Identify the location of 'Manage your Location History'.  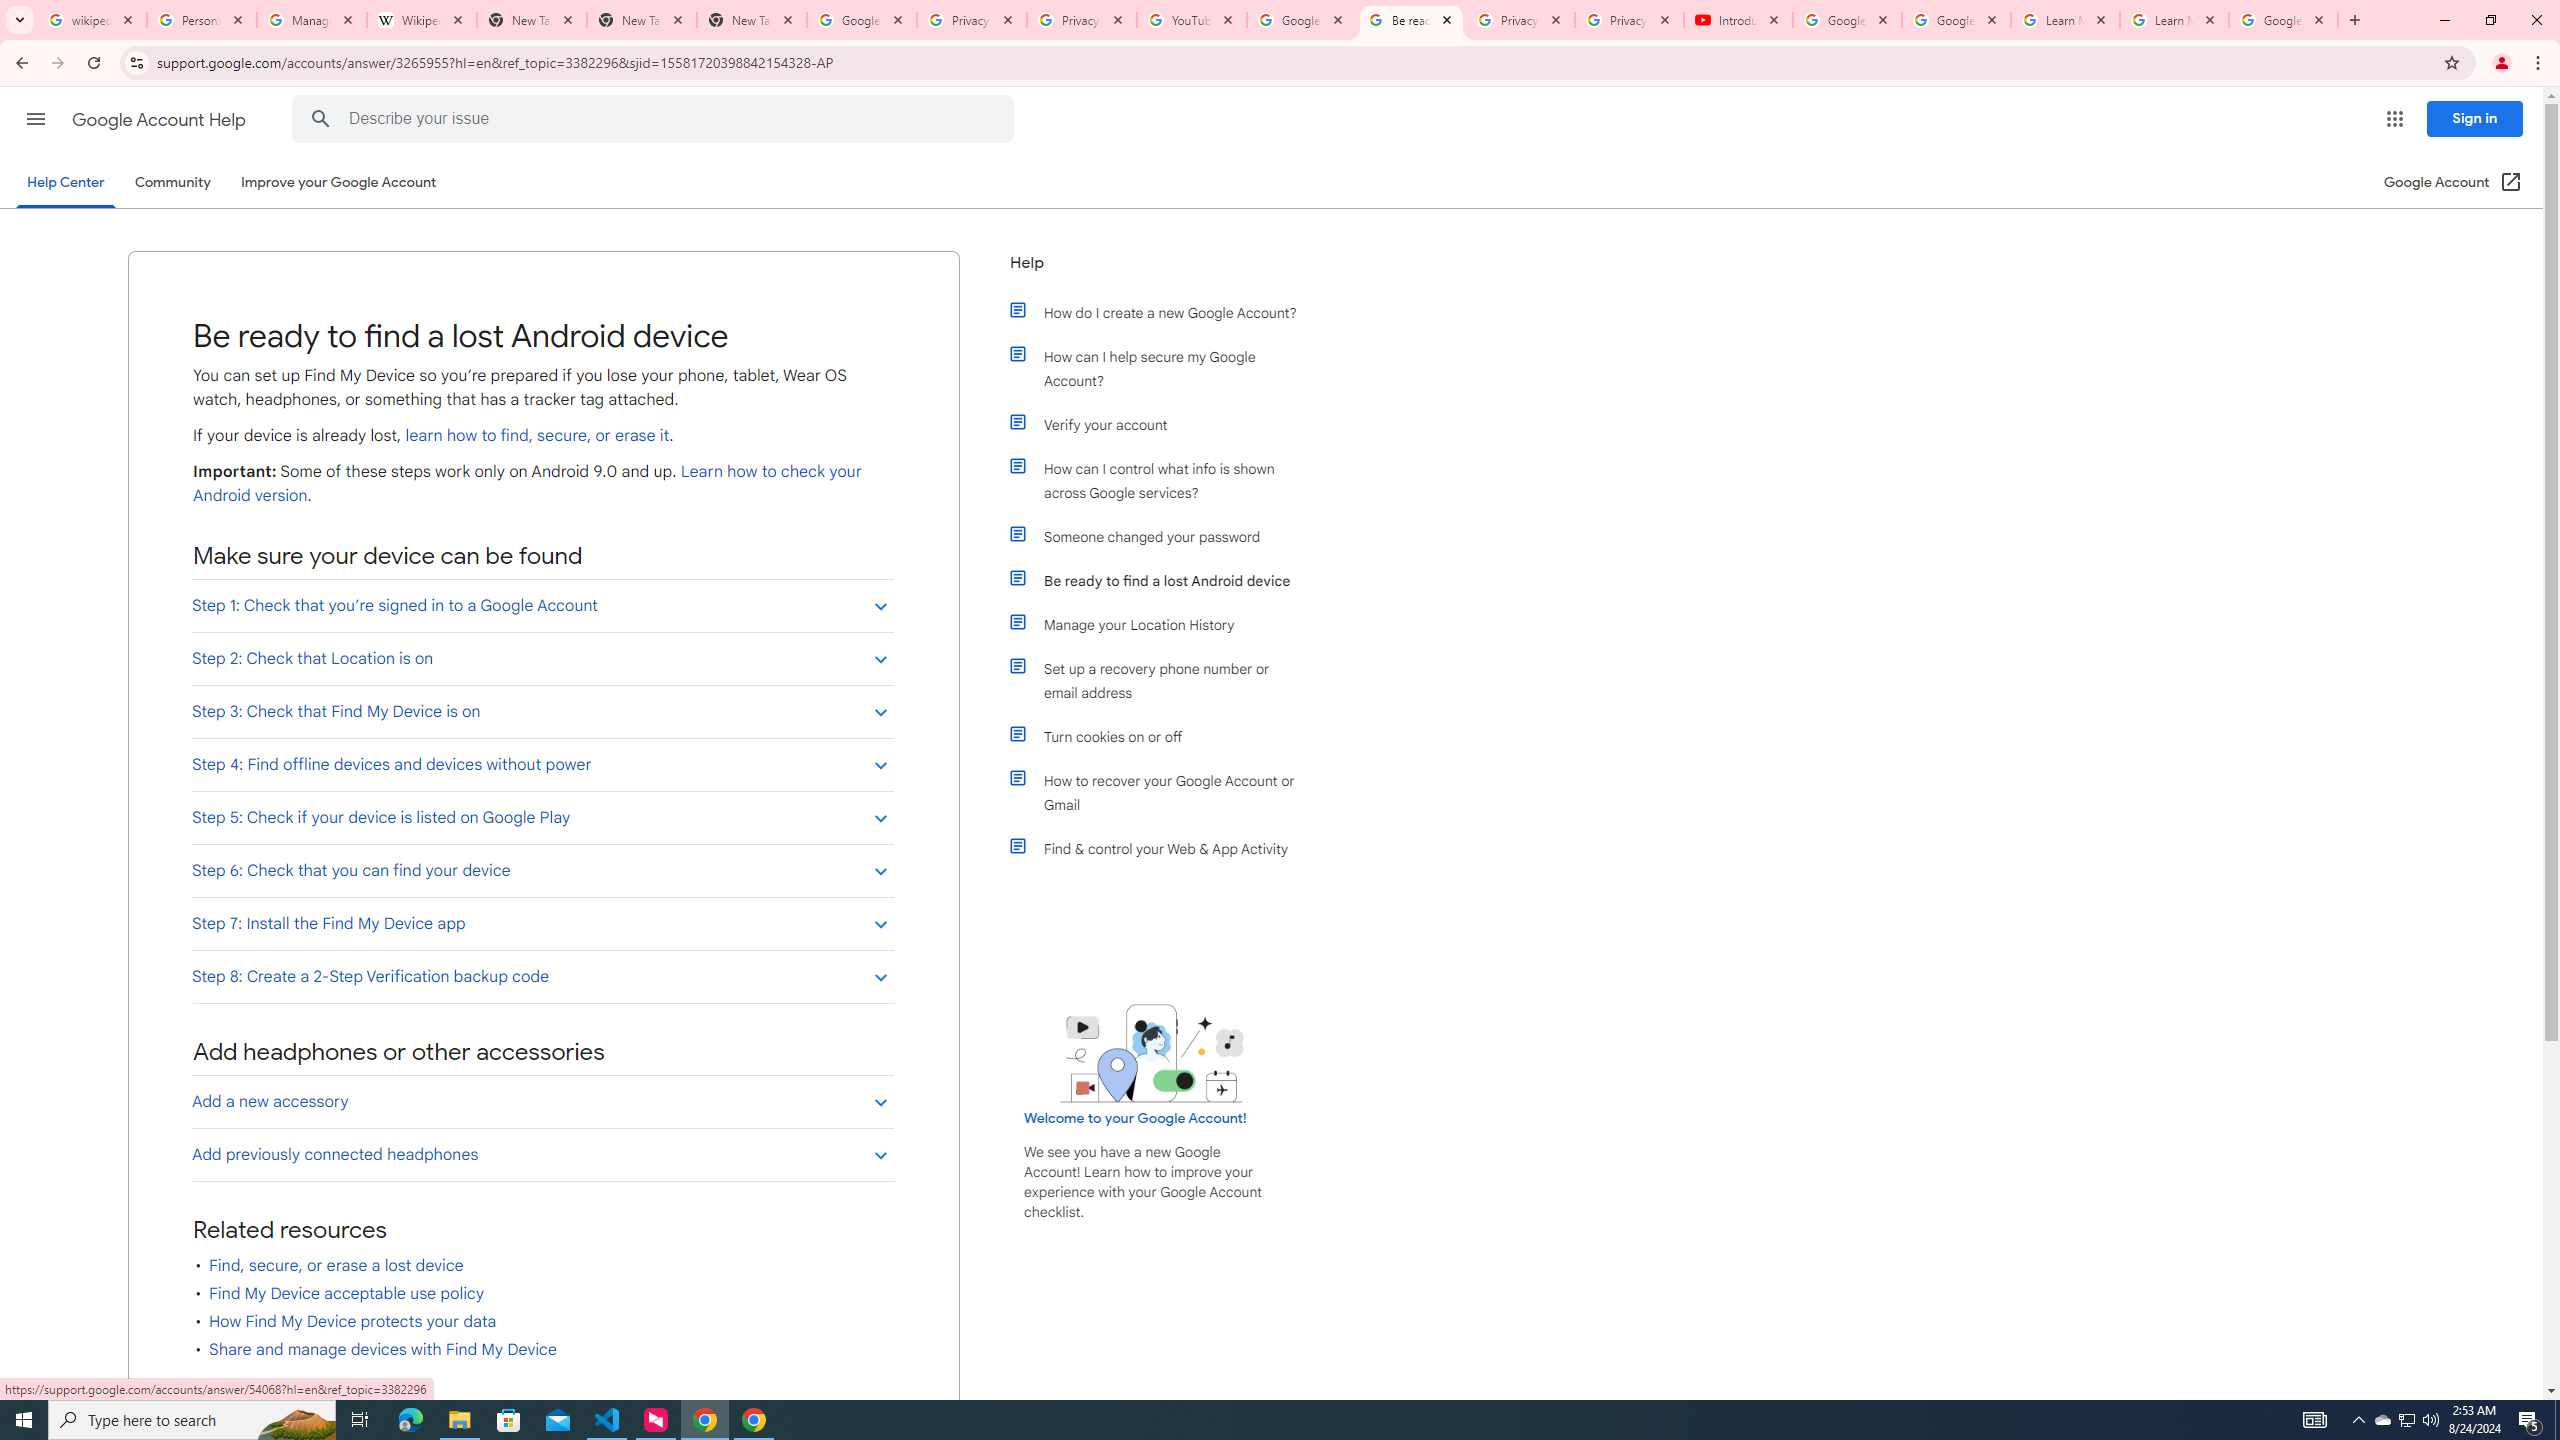
(1162, 624).